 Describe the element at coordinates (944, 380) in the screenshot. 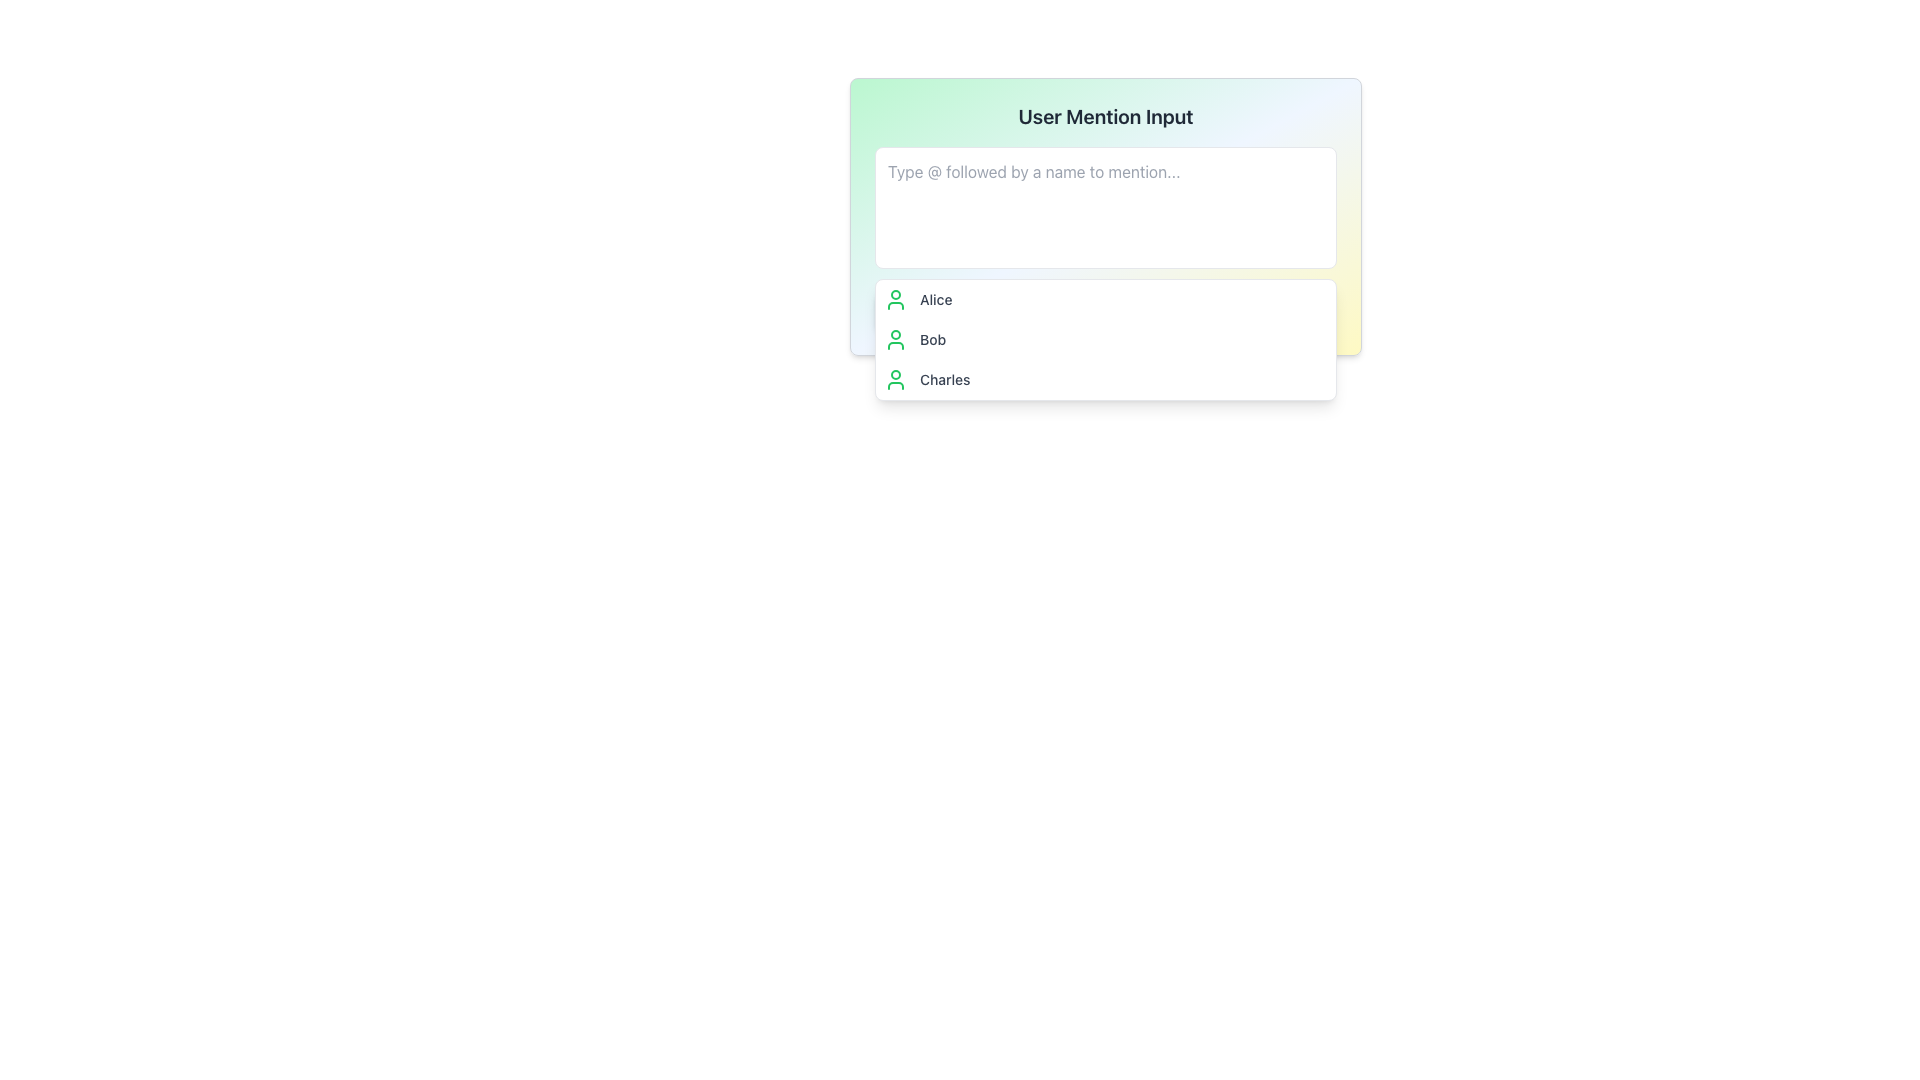

I see `to select the text 'Charles' within the third option of the dropdown list under 'User Mention Input'` at that location.